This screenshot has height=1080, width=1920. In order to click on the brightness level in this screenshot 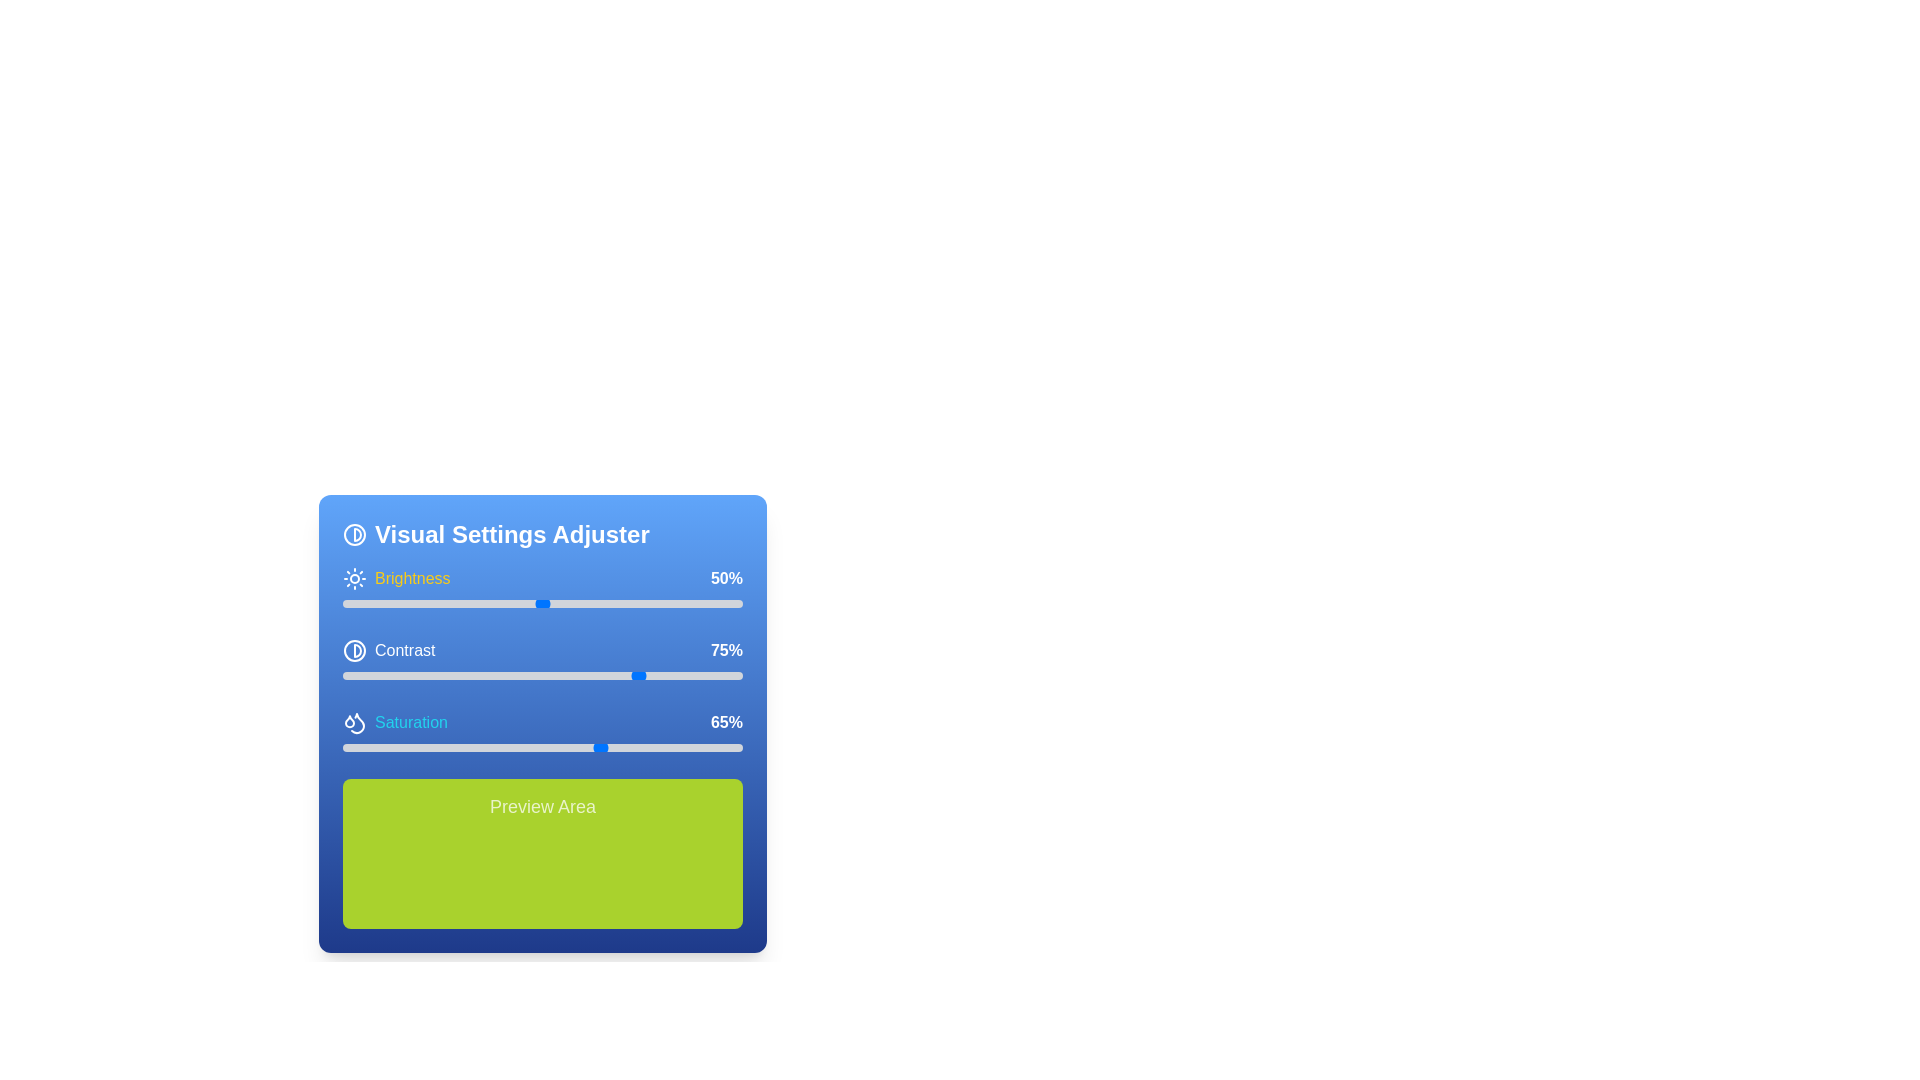, I will do `click(383, 603)`.